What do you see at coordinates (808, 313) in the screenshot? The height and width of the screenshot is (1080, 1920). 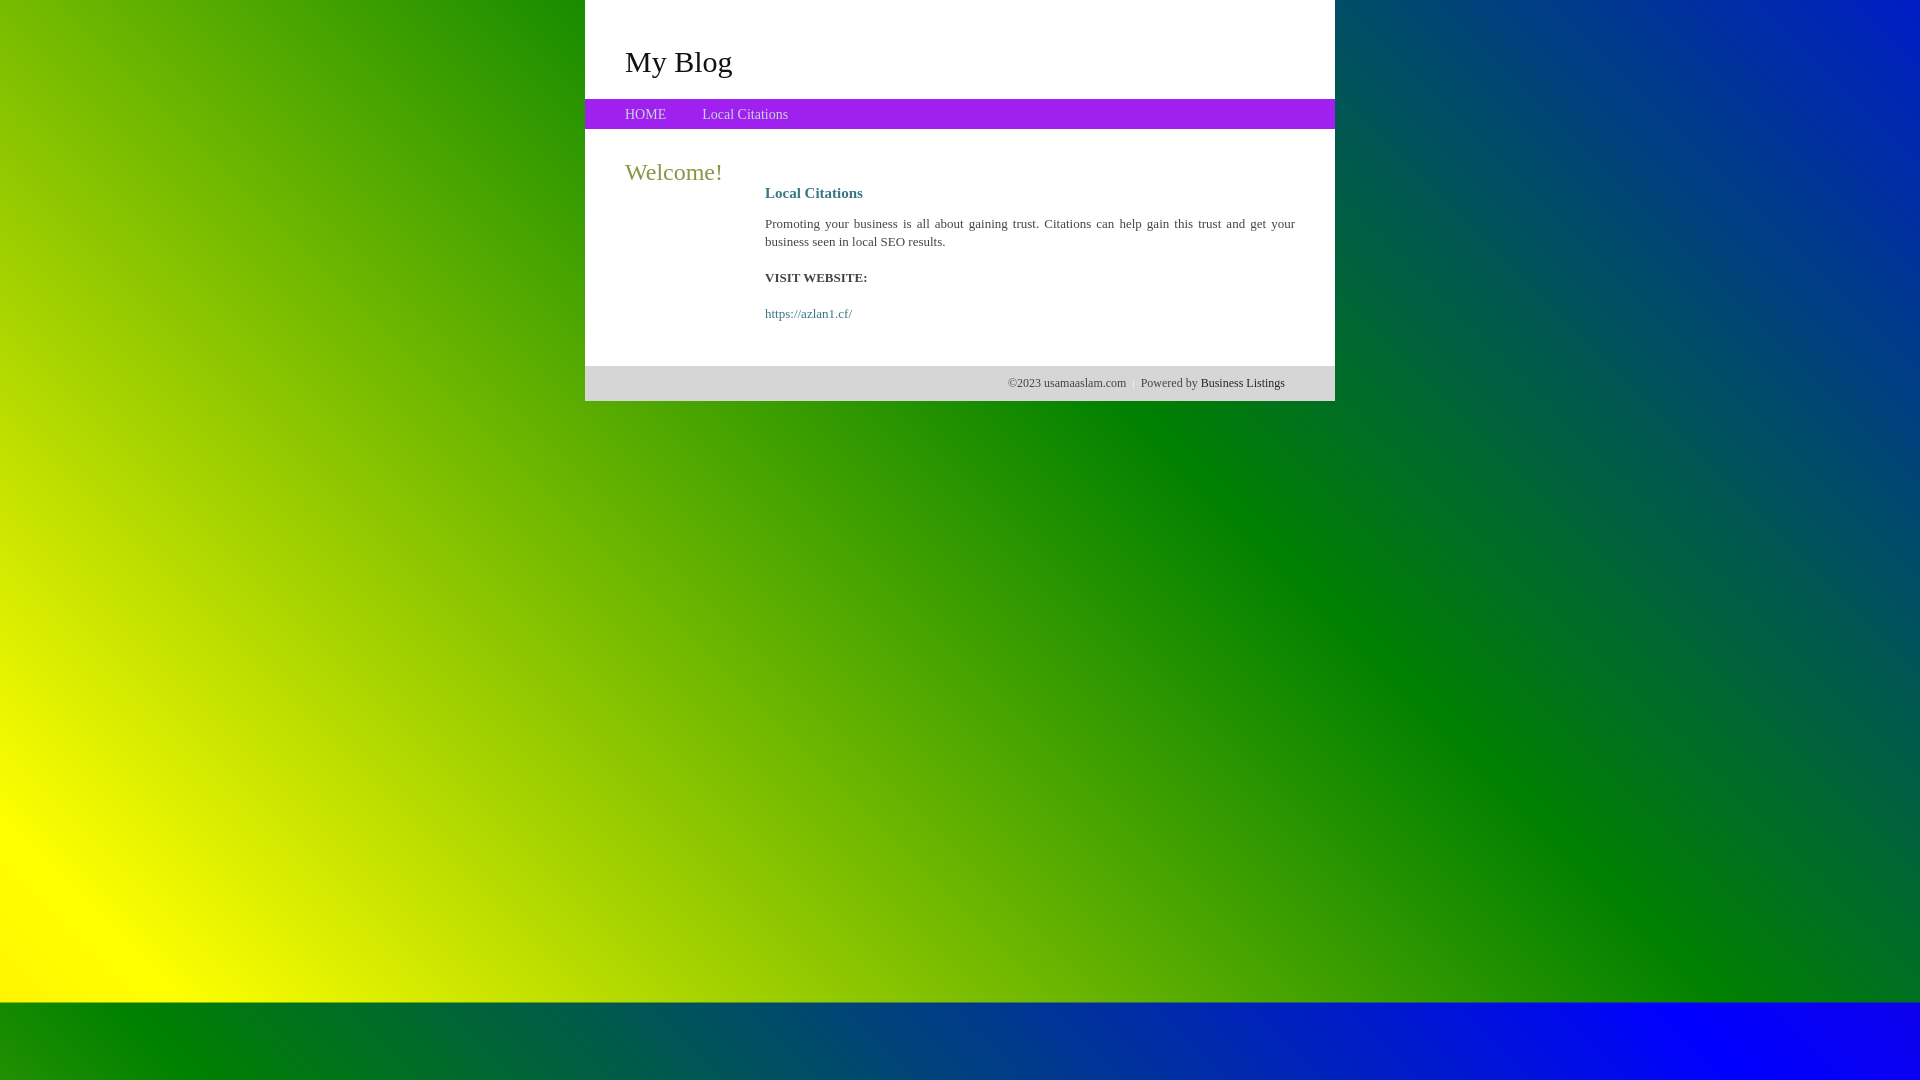 I see `'https://azlan1.cf/'` at bounding box center [808, 313].